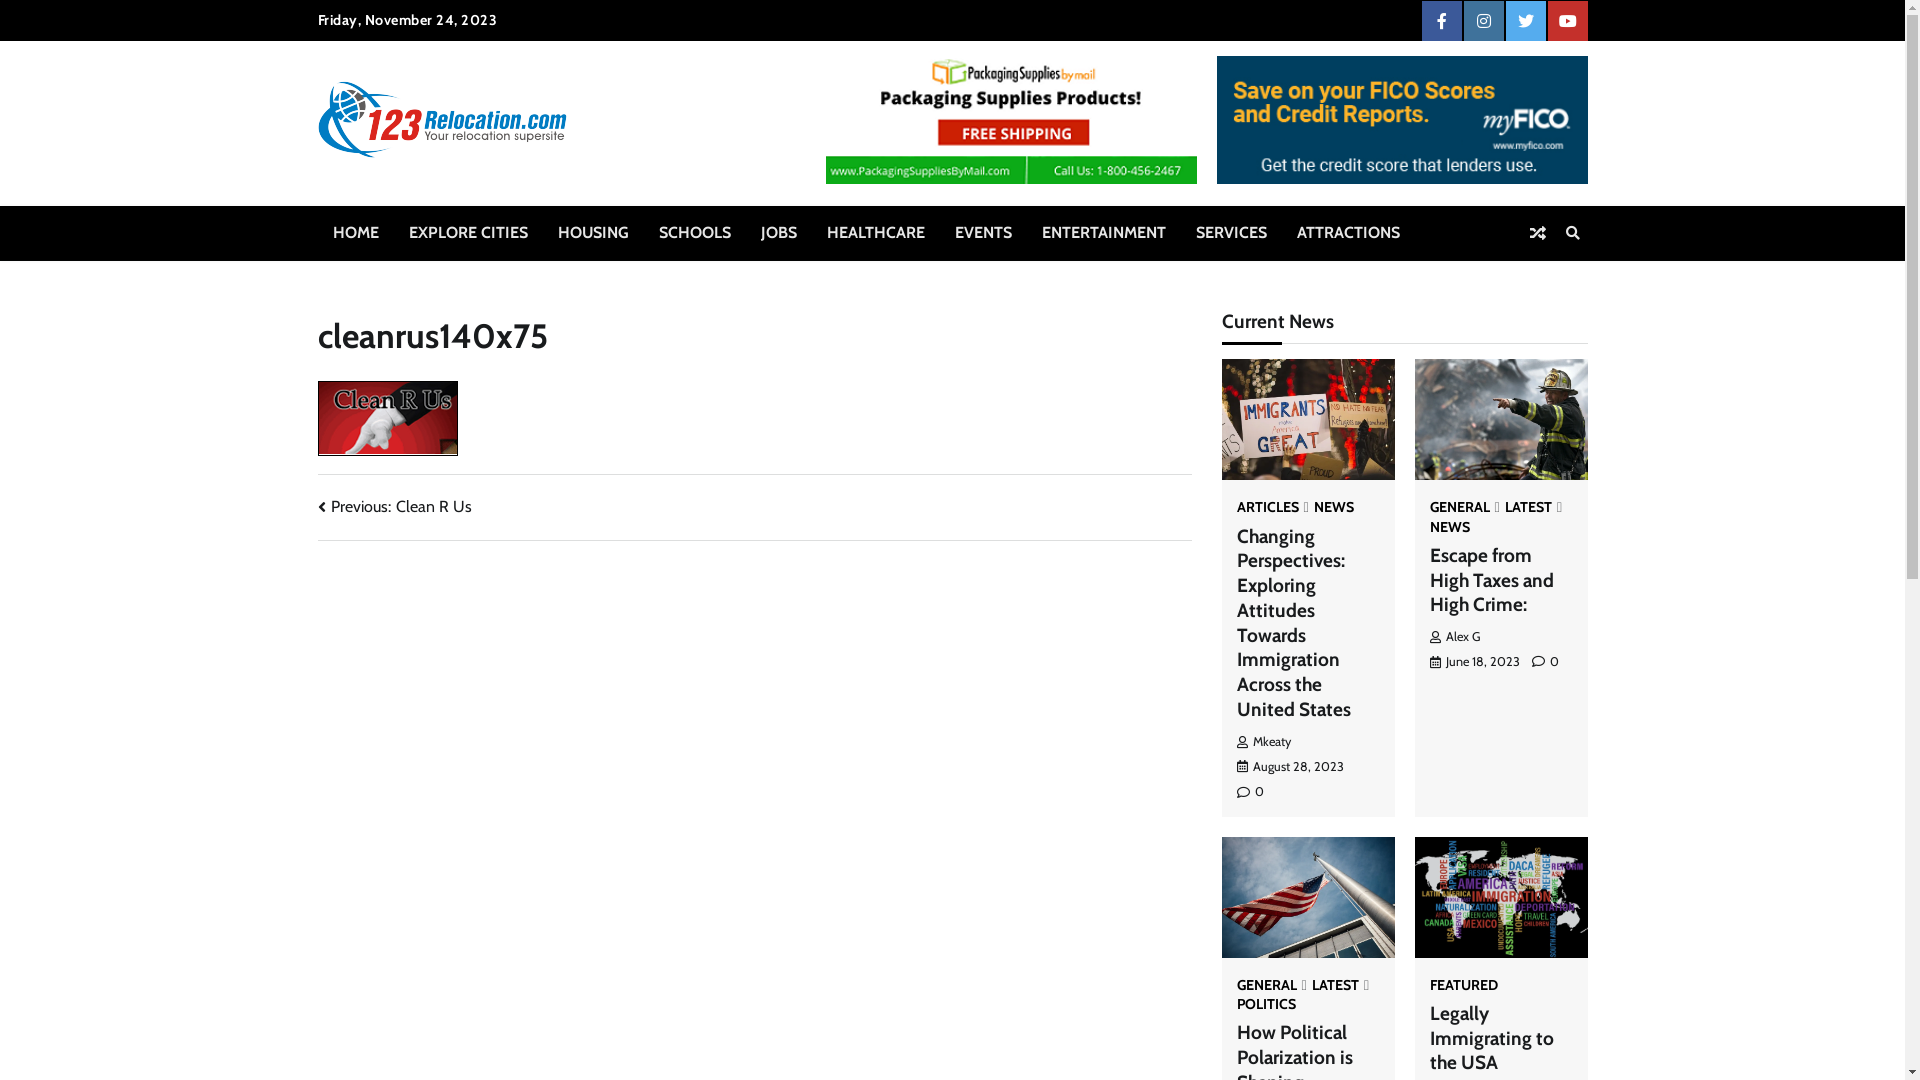  What do you see at coordinates (1264, 1003) in the screenshot?
I see `'POLITICS'` at bounding box center [1264, 1003].